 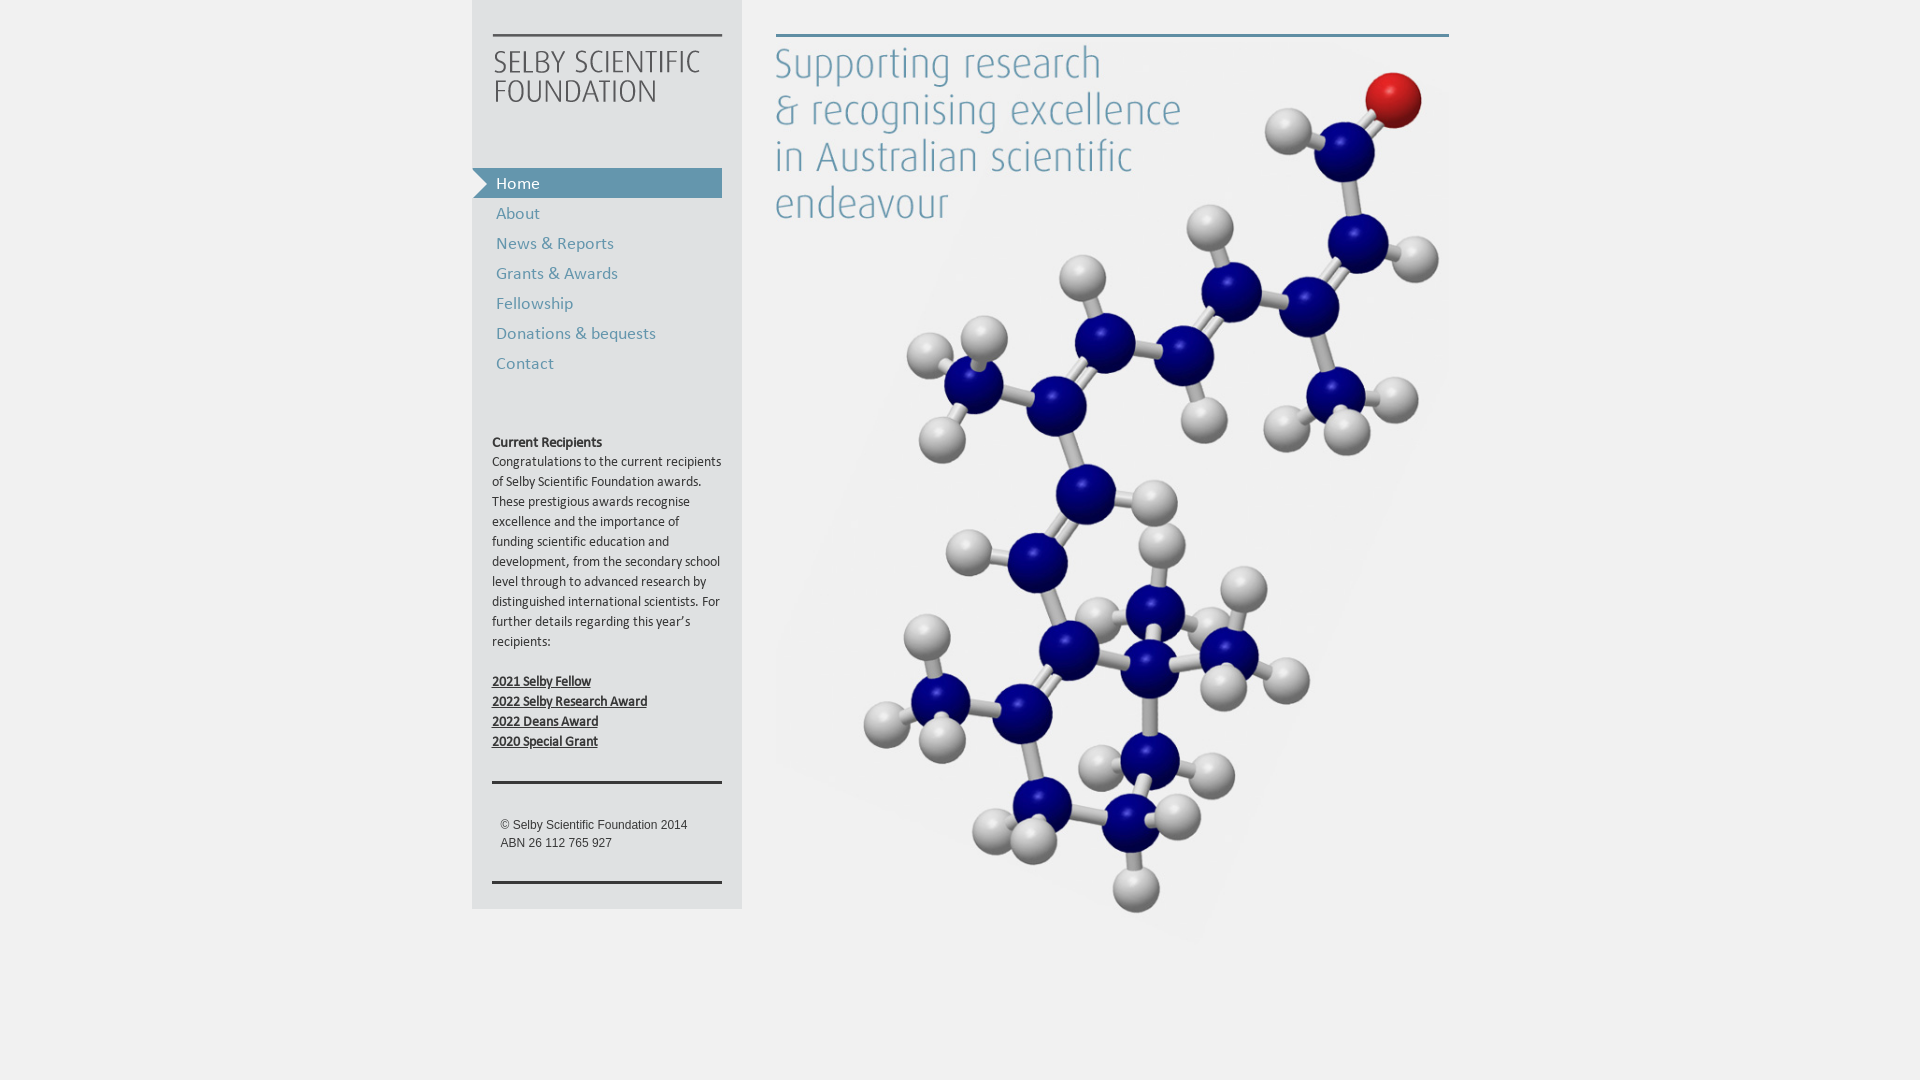 What do you see at coordinates (595, 242) in the screenshot?
I see `'News & Reports'` at bounding box center [595, 242].